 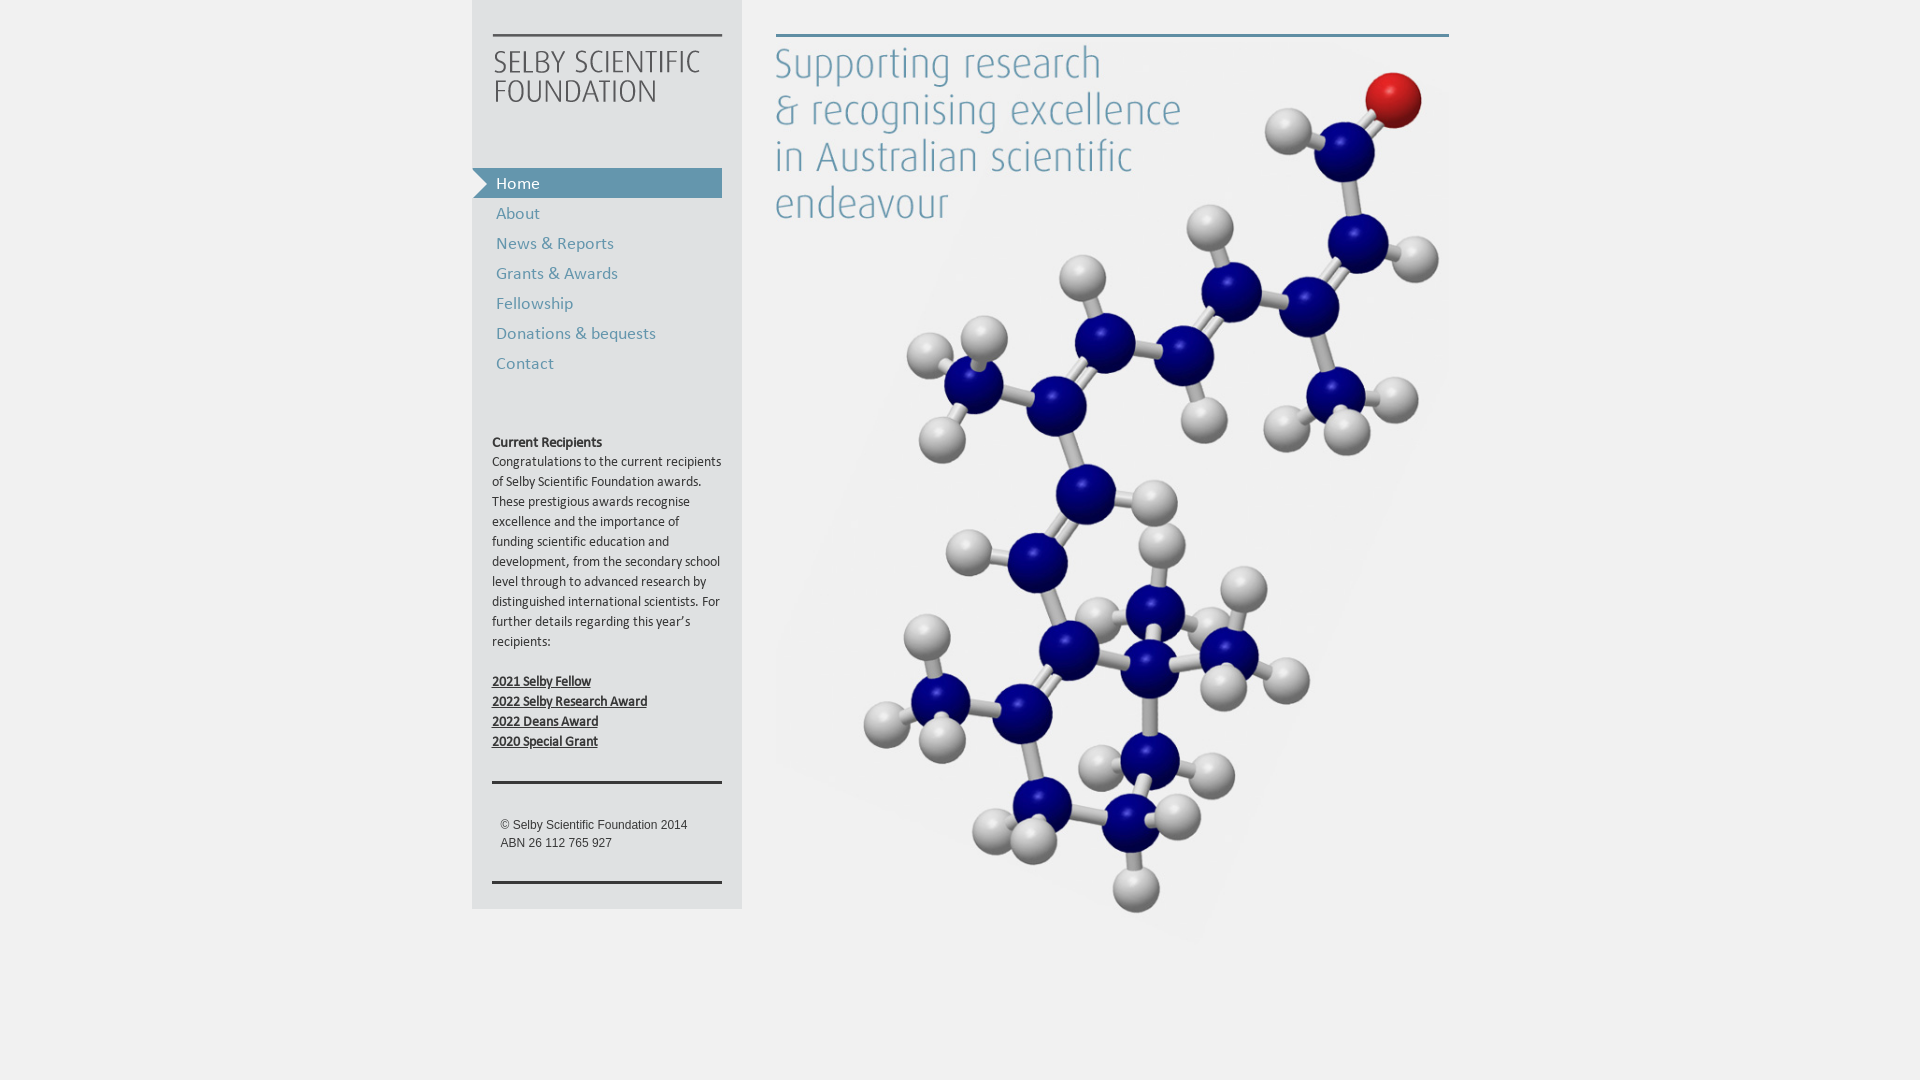 What do you see at coordinates (595, 242) in the screenshot?
I see `'News & Reports'` at bounding box center [595, 242].